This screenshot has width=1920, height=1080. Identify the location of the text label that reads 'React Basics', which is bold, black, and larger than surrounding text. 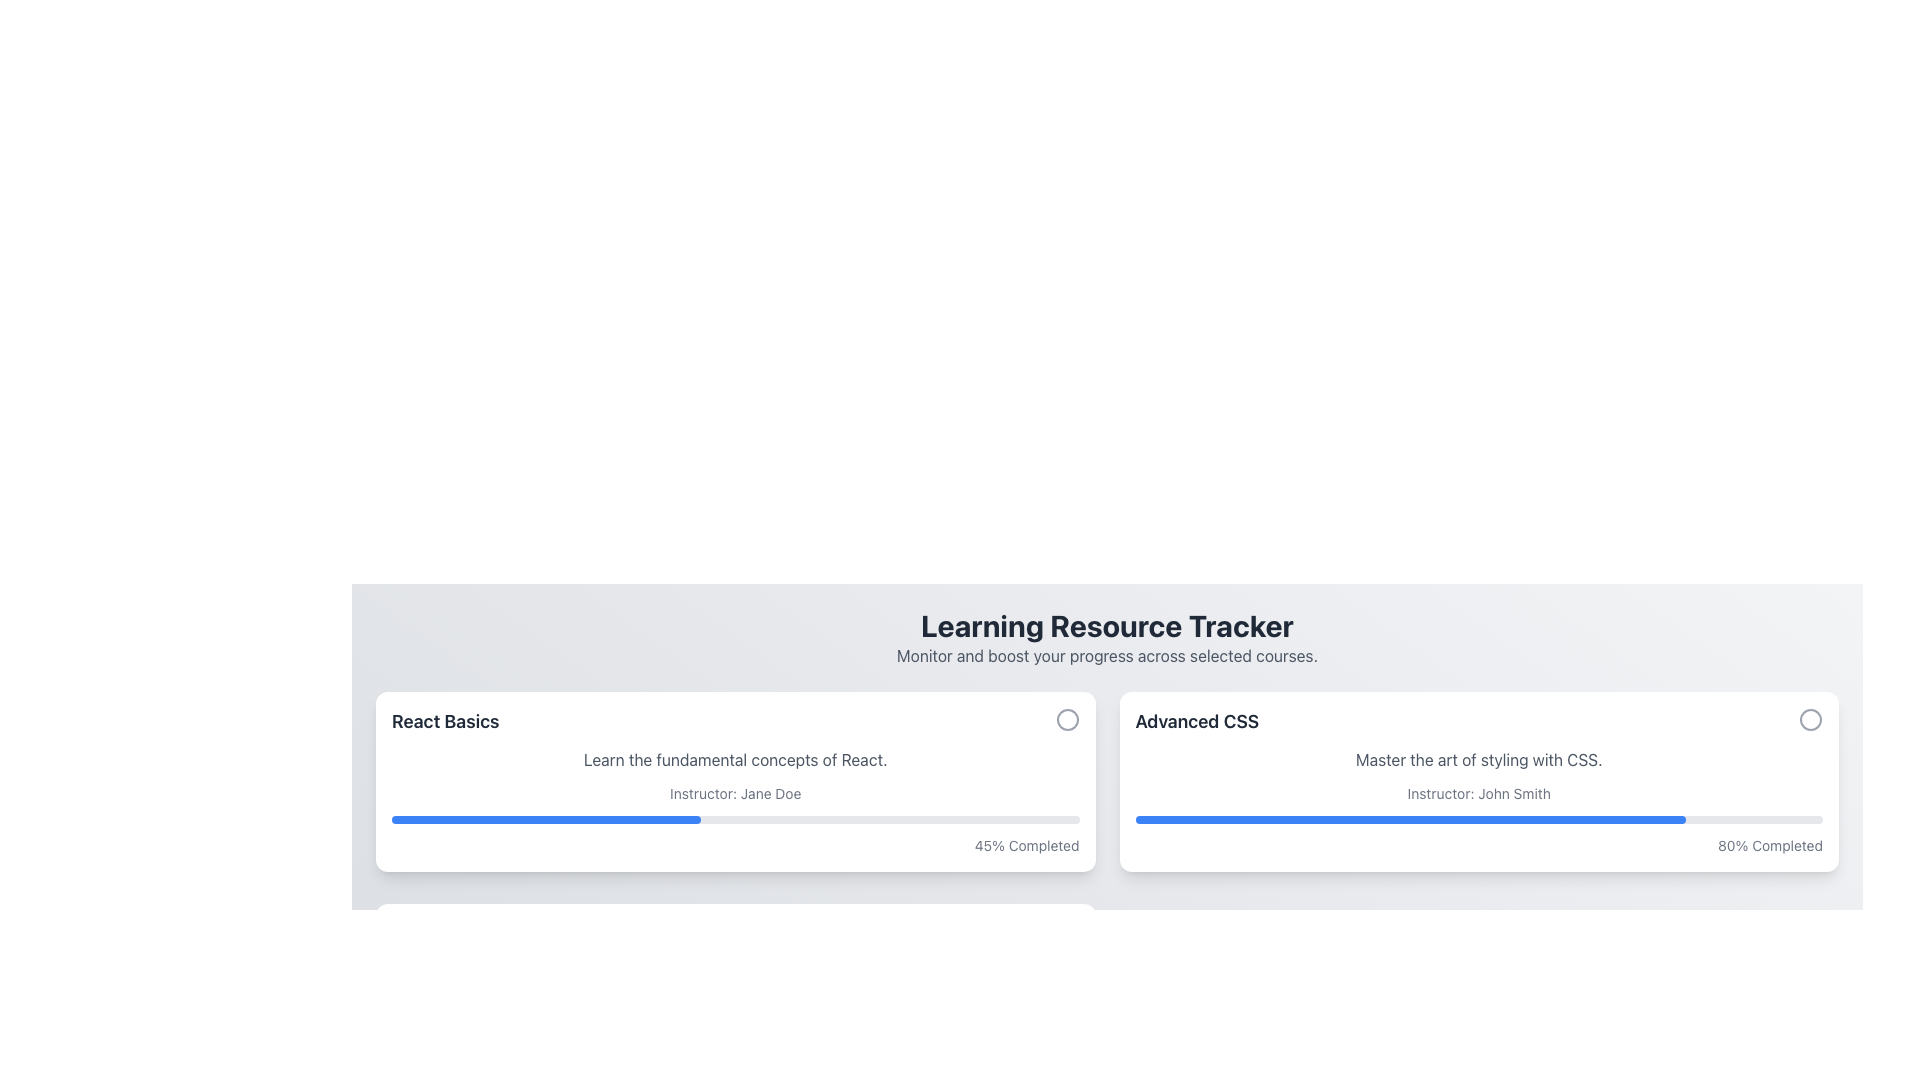
(444, 721).